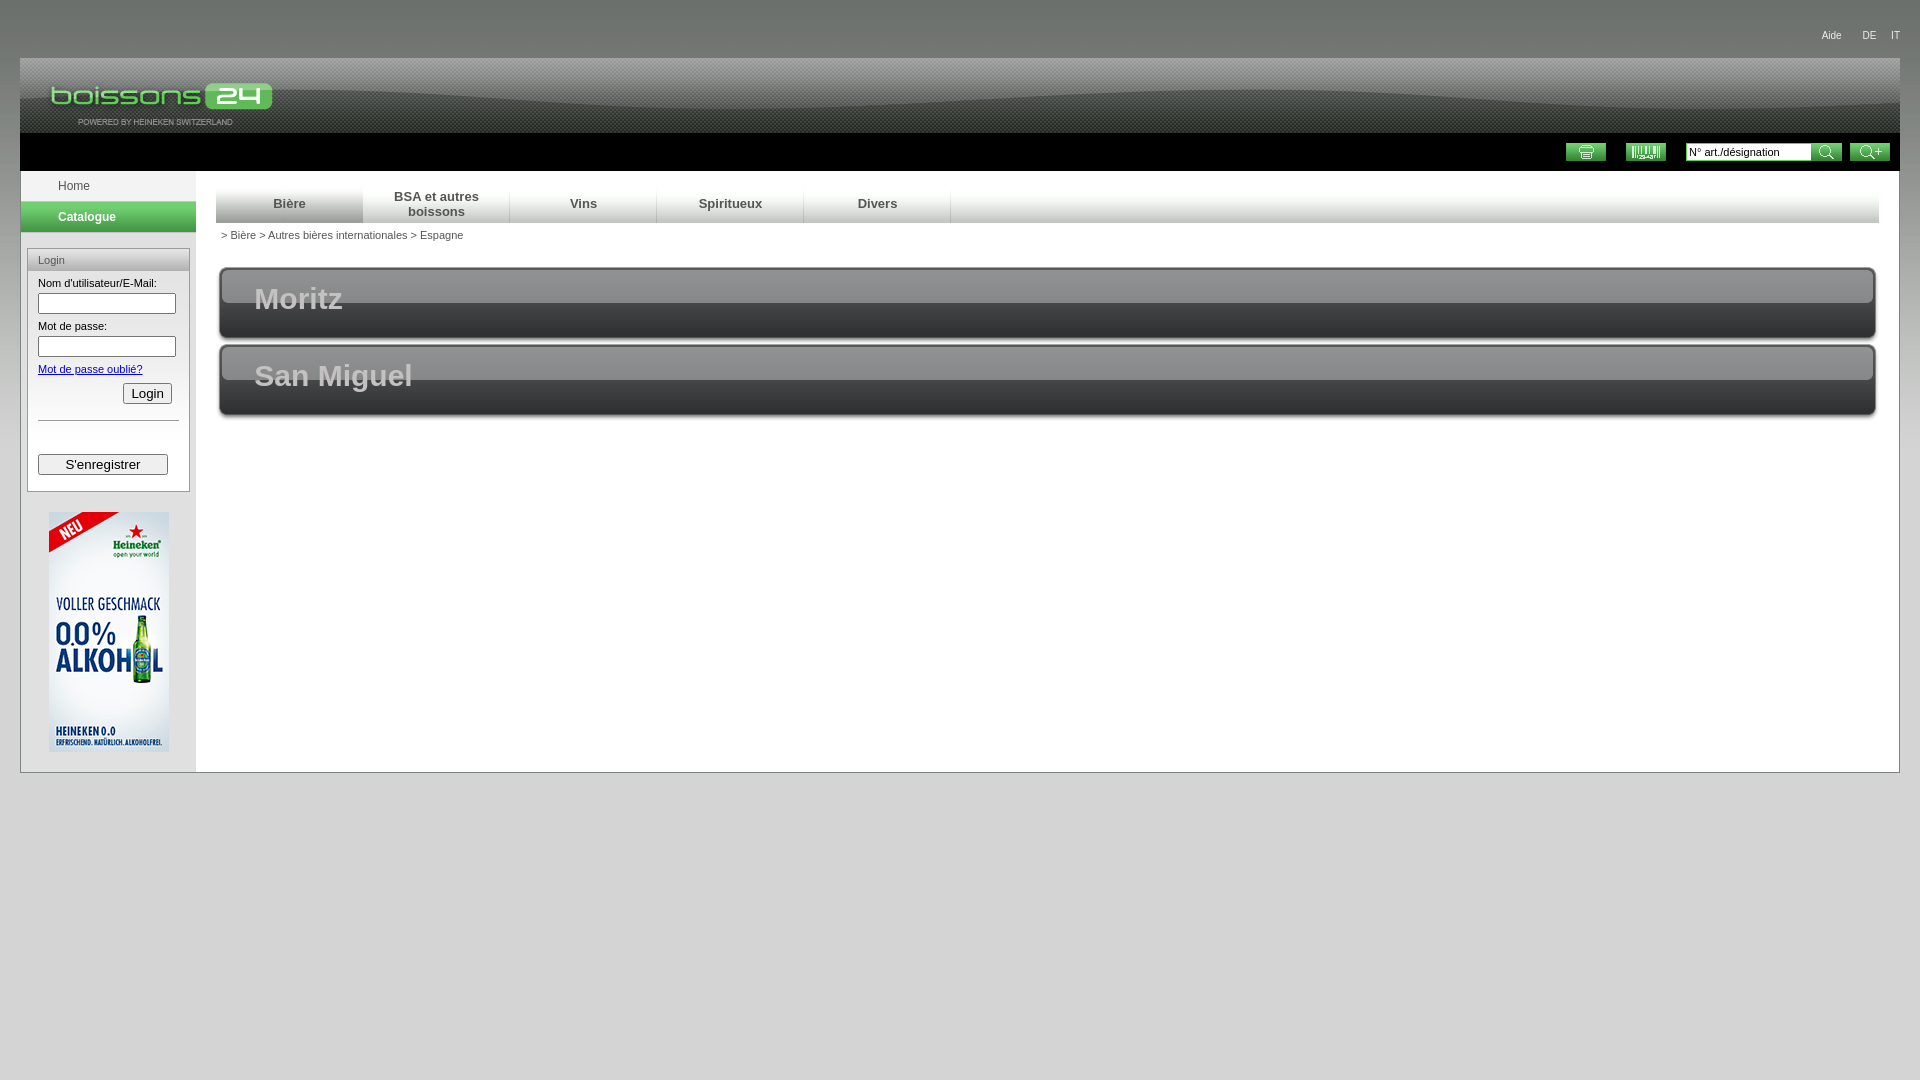 The height and width of the screenshot is (1080, 1920). Describe the element at coordinates (24, 216) in the screenshot. I see `'Catalogue'` at that location.